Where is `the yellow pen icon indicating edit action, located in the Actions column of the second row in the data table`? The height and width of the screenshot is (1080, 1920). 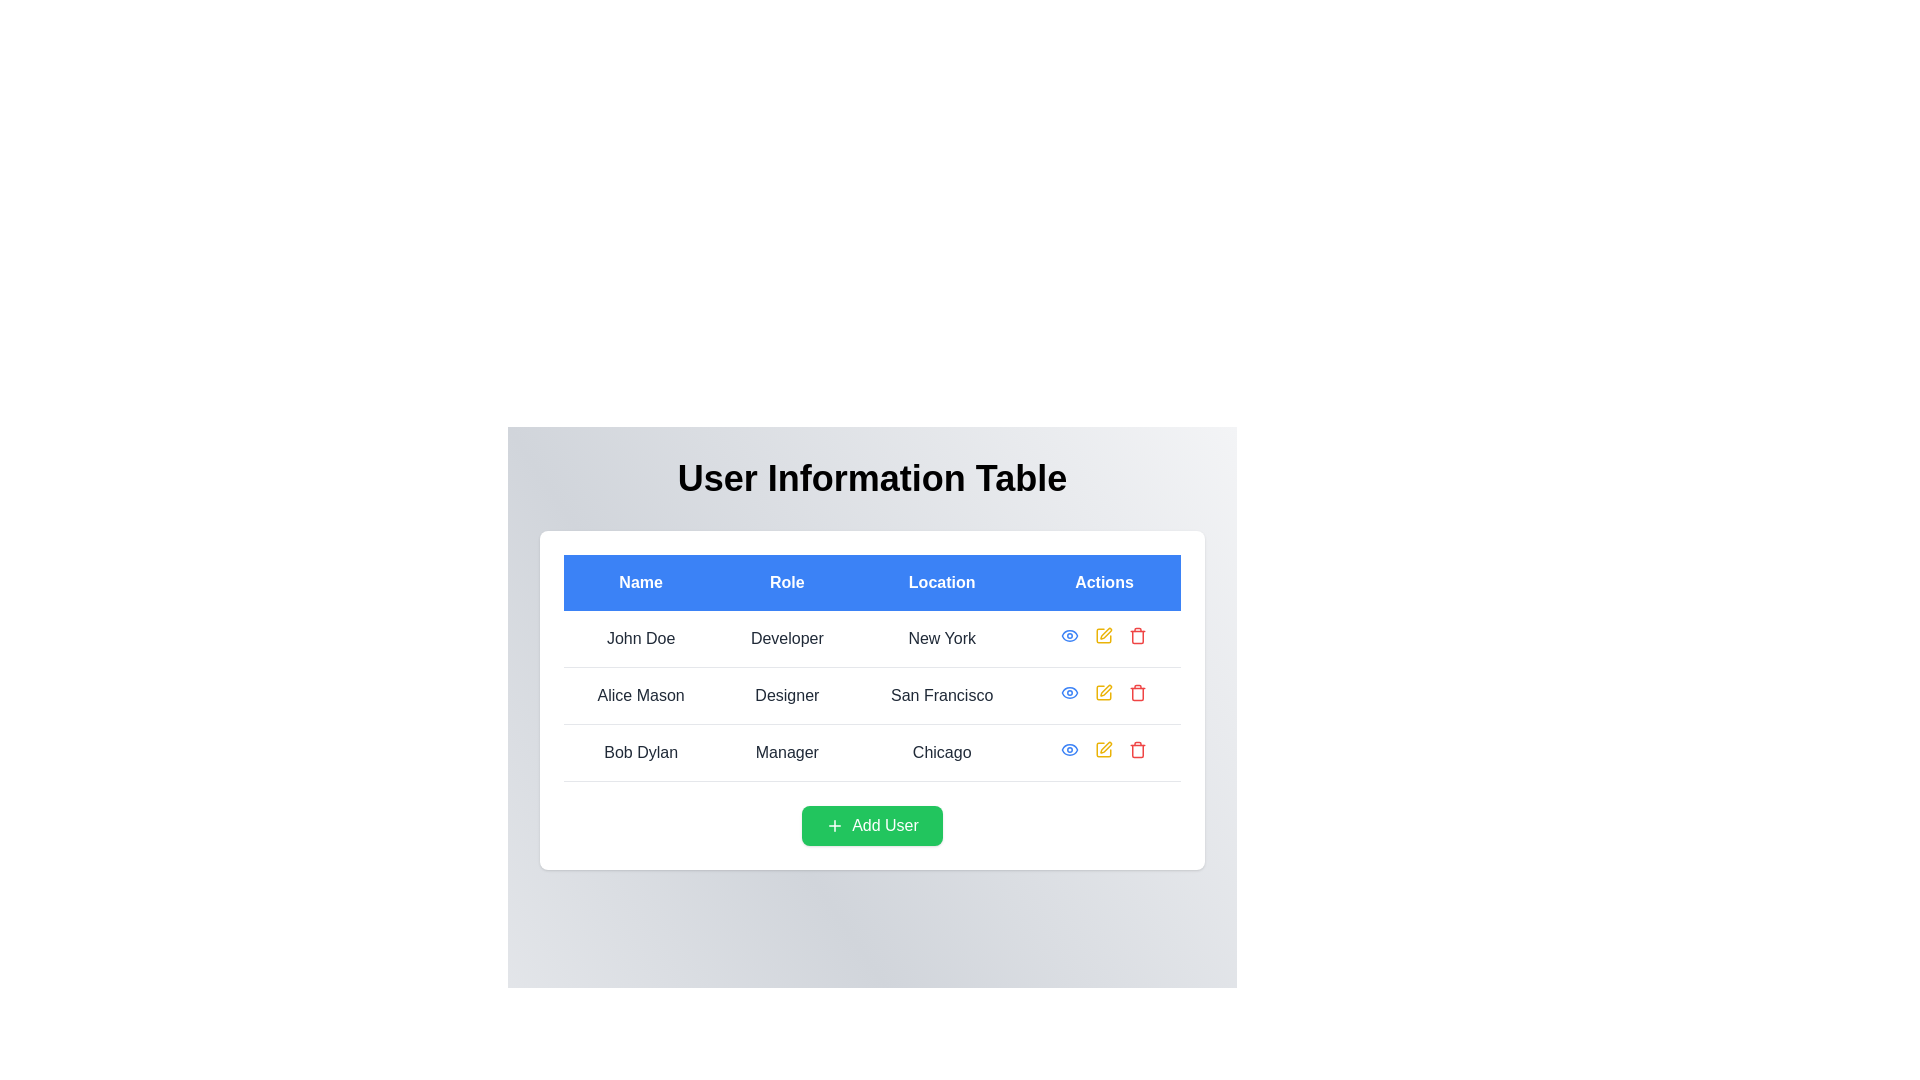 the yellow pen icon indicating edit action, located in the Actions column of the second row in the data table is located at coordinates (1103, 692).